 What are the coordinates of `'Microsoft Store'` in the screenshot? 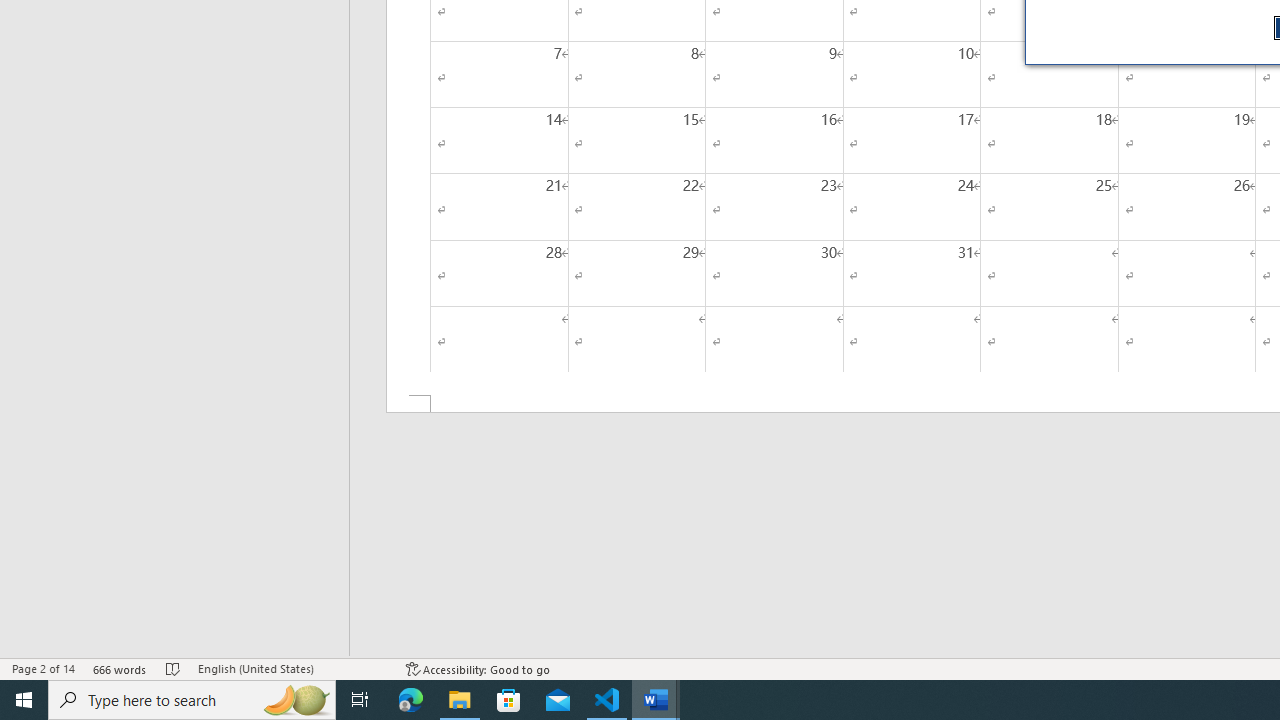 It's located at (509, 698).